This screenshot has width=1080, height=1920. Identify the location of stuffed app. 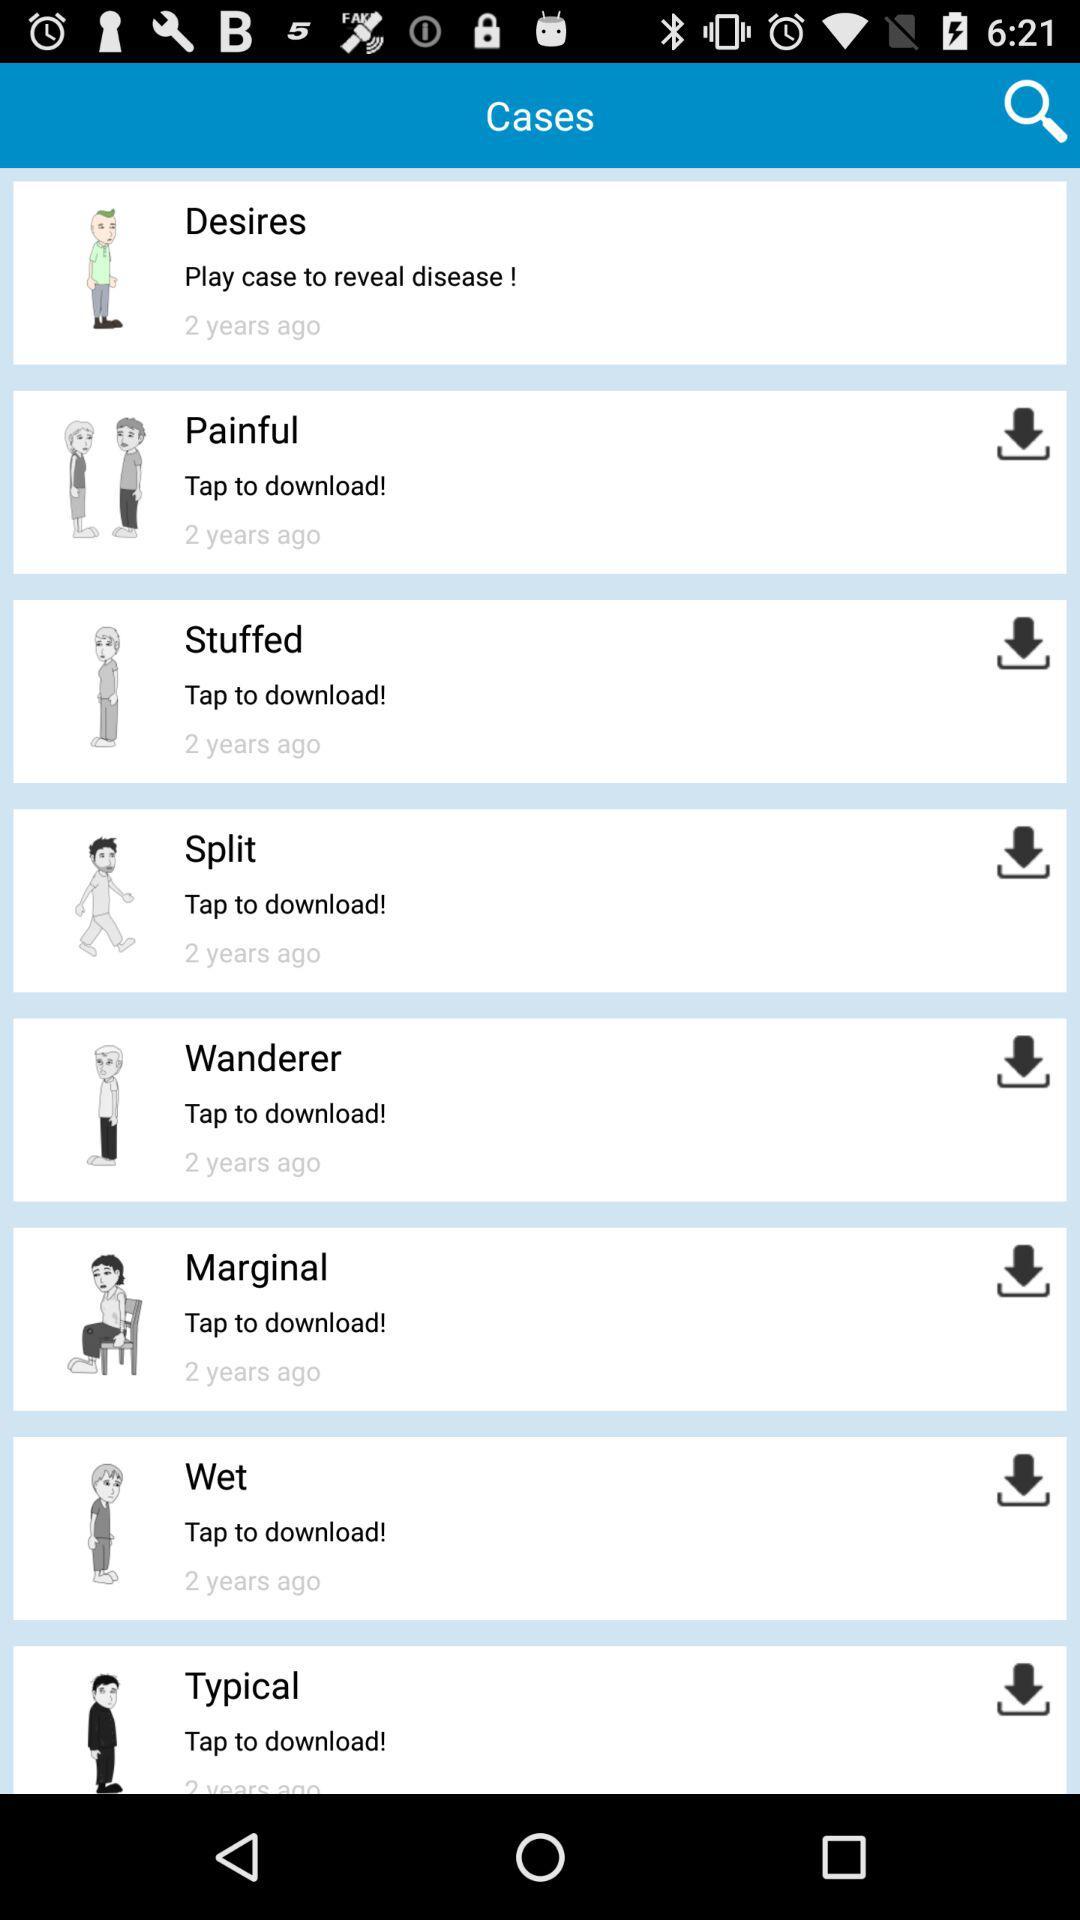
(243, 637).